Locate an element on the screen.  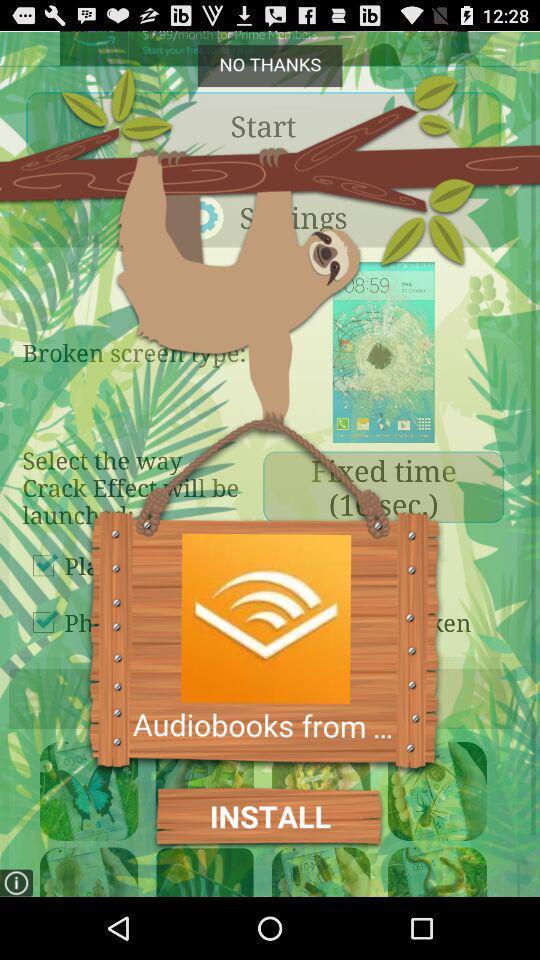
the volume icon is located at coordinates (436, 933).